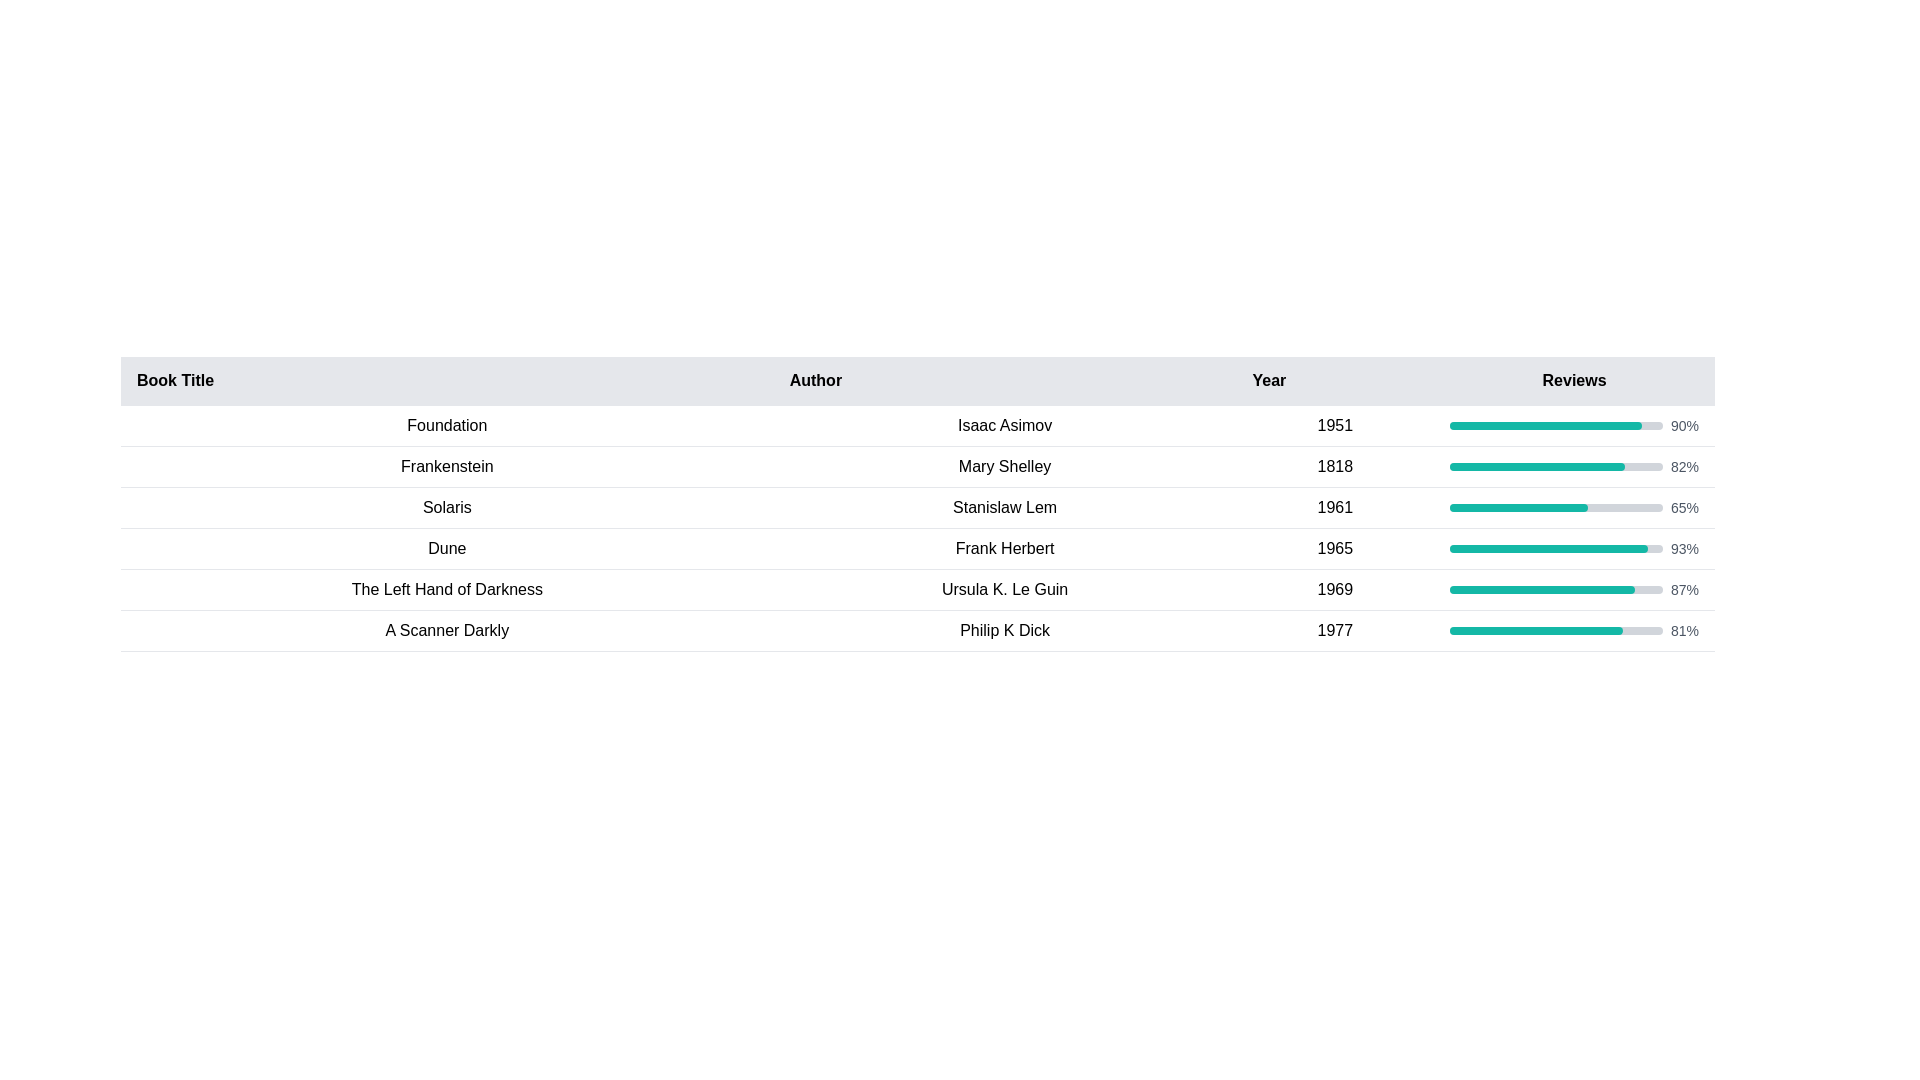 The height and width of the screenshot is (1080, 1920). Describe the element at coordinates (916, 507) in the screenshot. I see `the third row of the table displaying information about the book 'Solaris' by Stanislaw Lem to select it` at that location.